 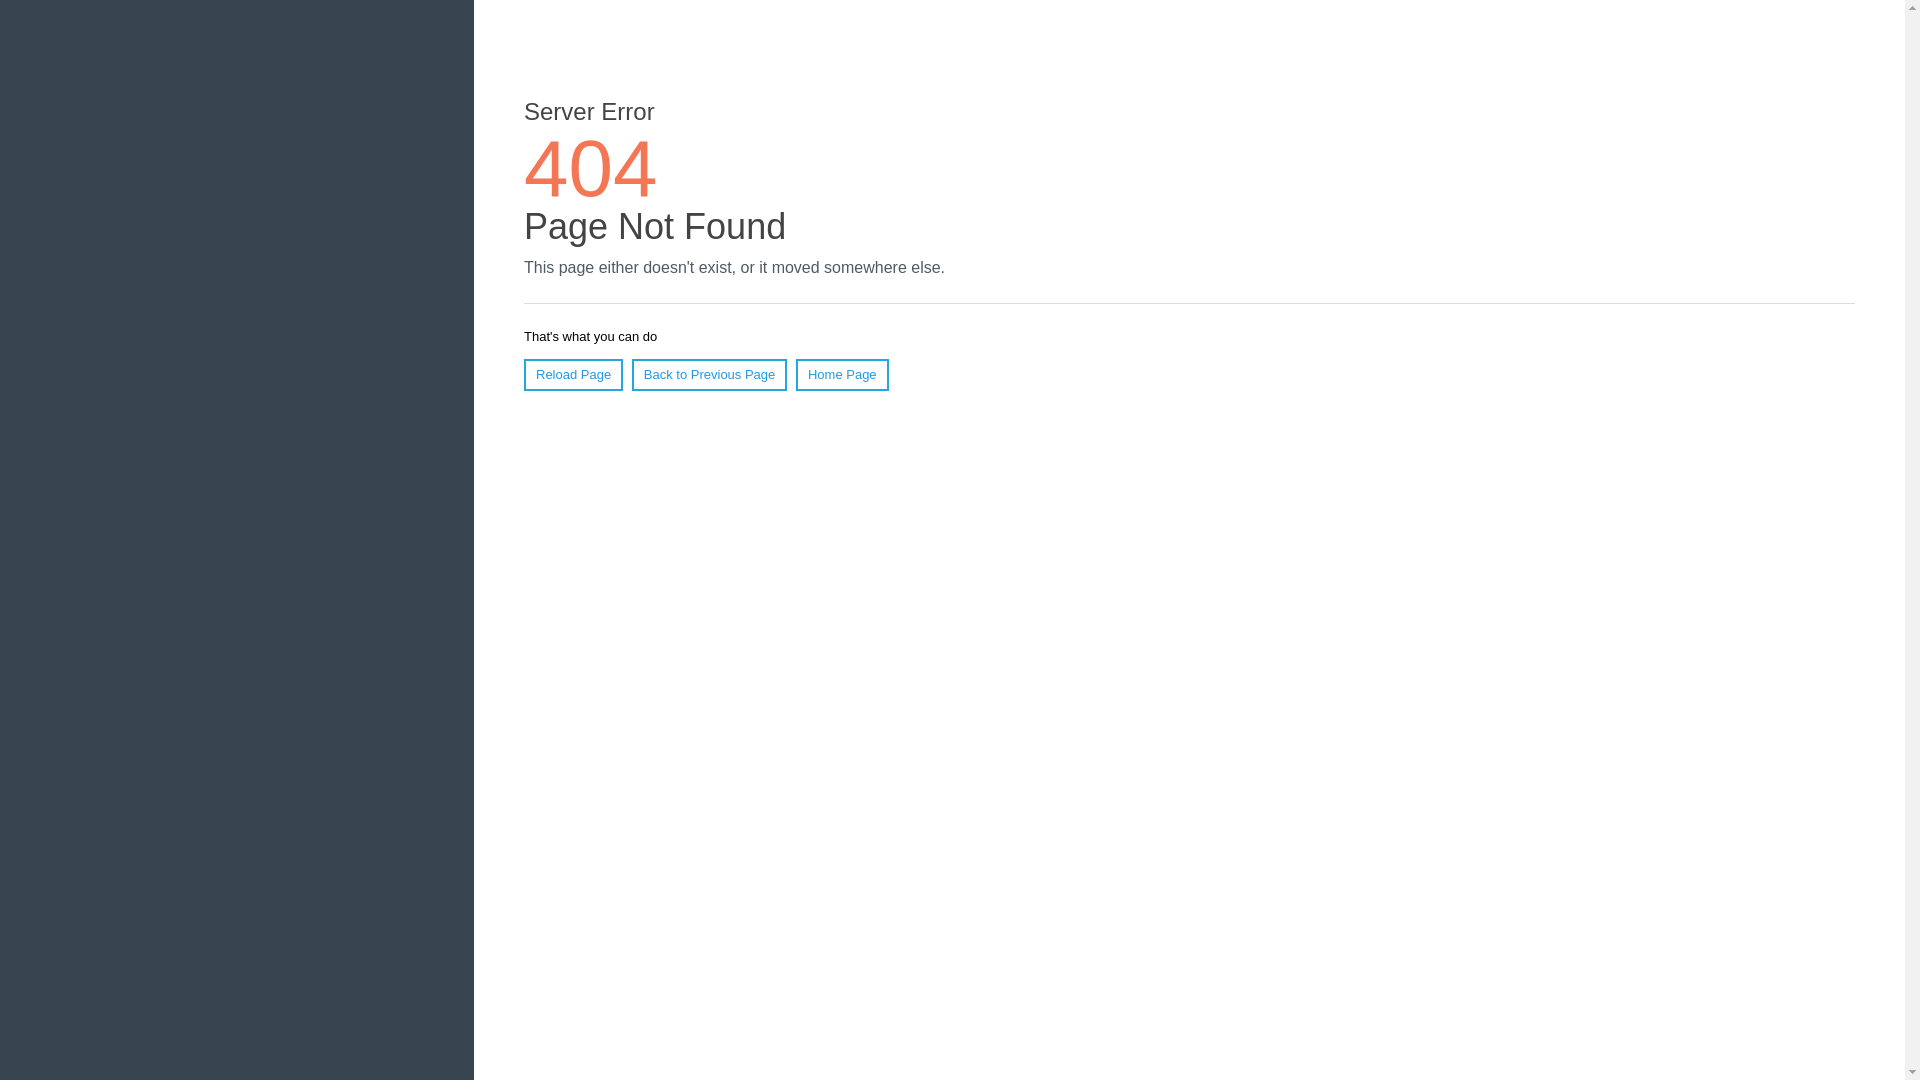 What do you see at coordinates (631, 374) in the screenshot?
I see `'Back to Previous Page'` at bounding box center [631, 374].